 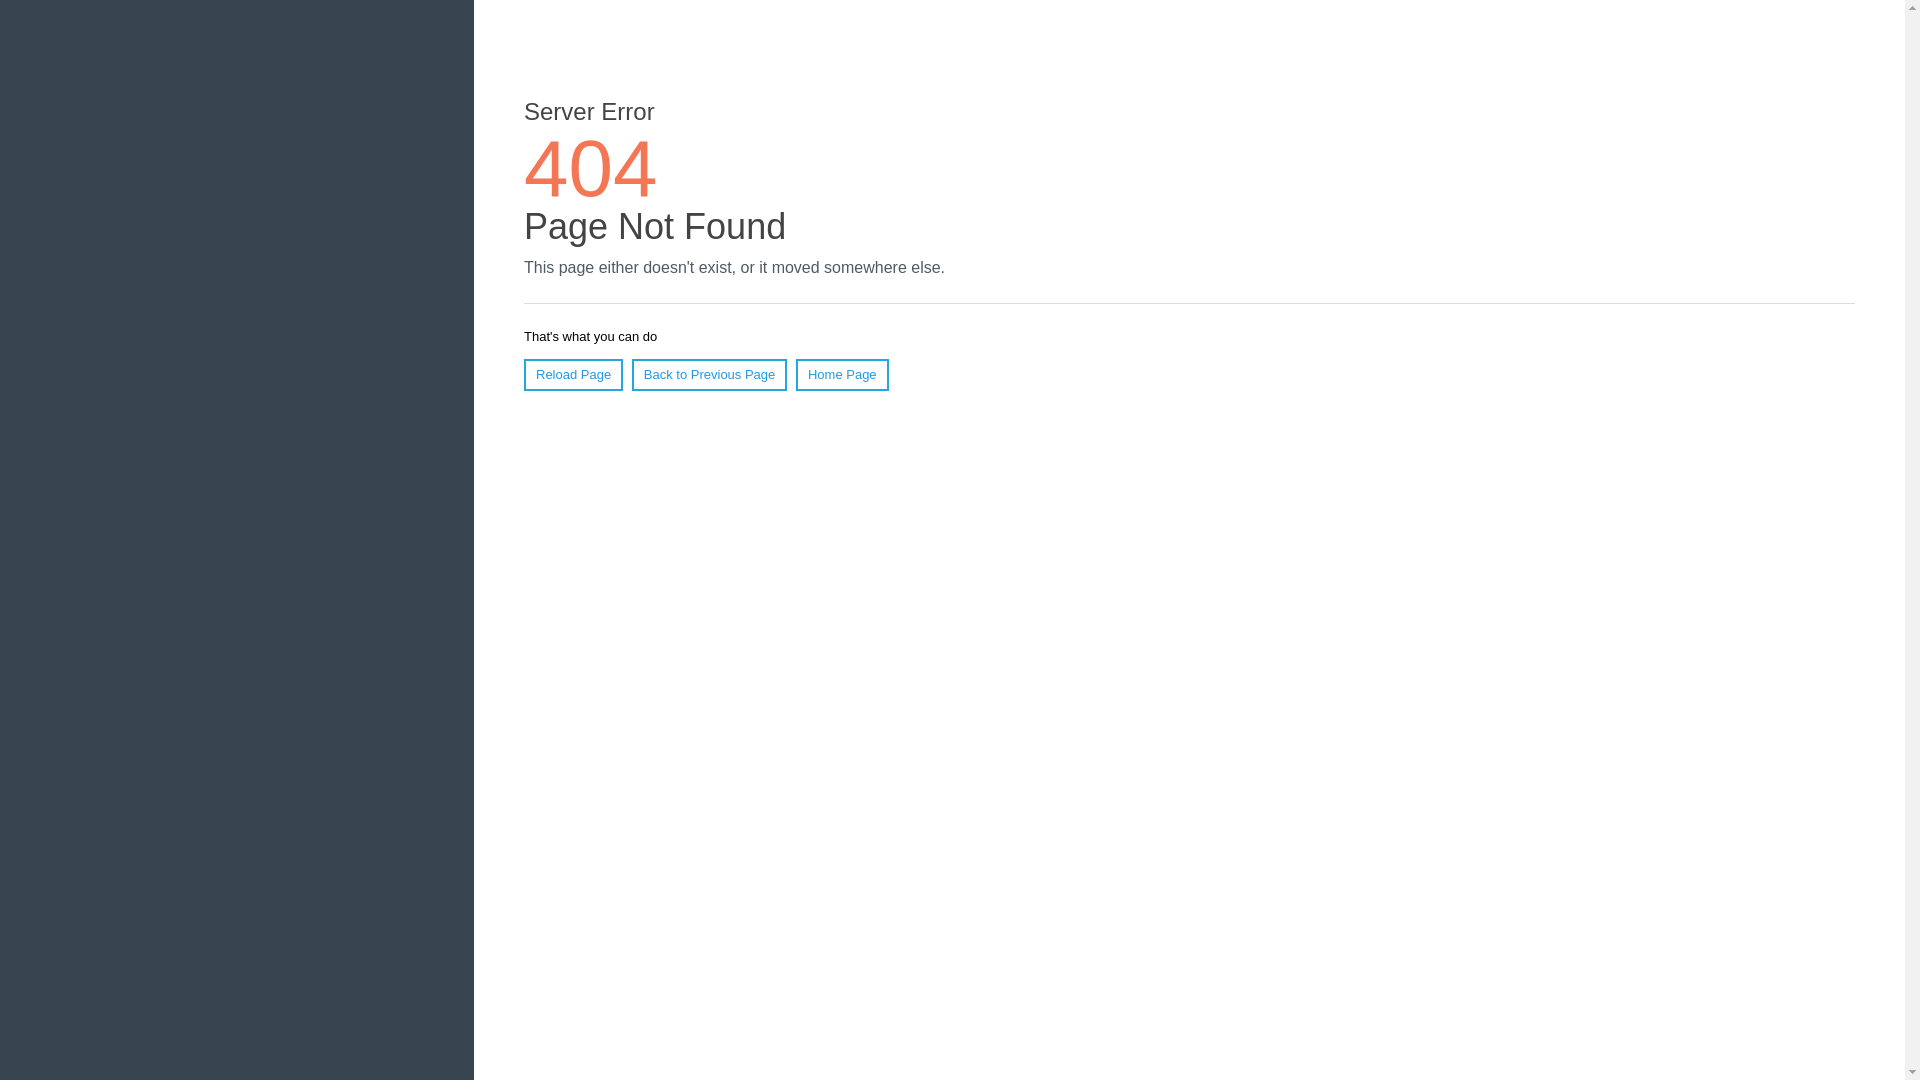 What do you see at coordinates (631, 374) in the screenshot?
I see `'Back to Previous Page'` at bounding box center [631, 374].